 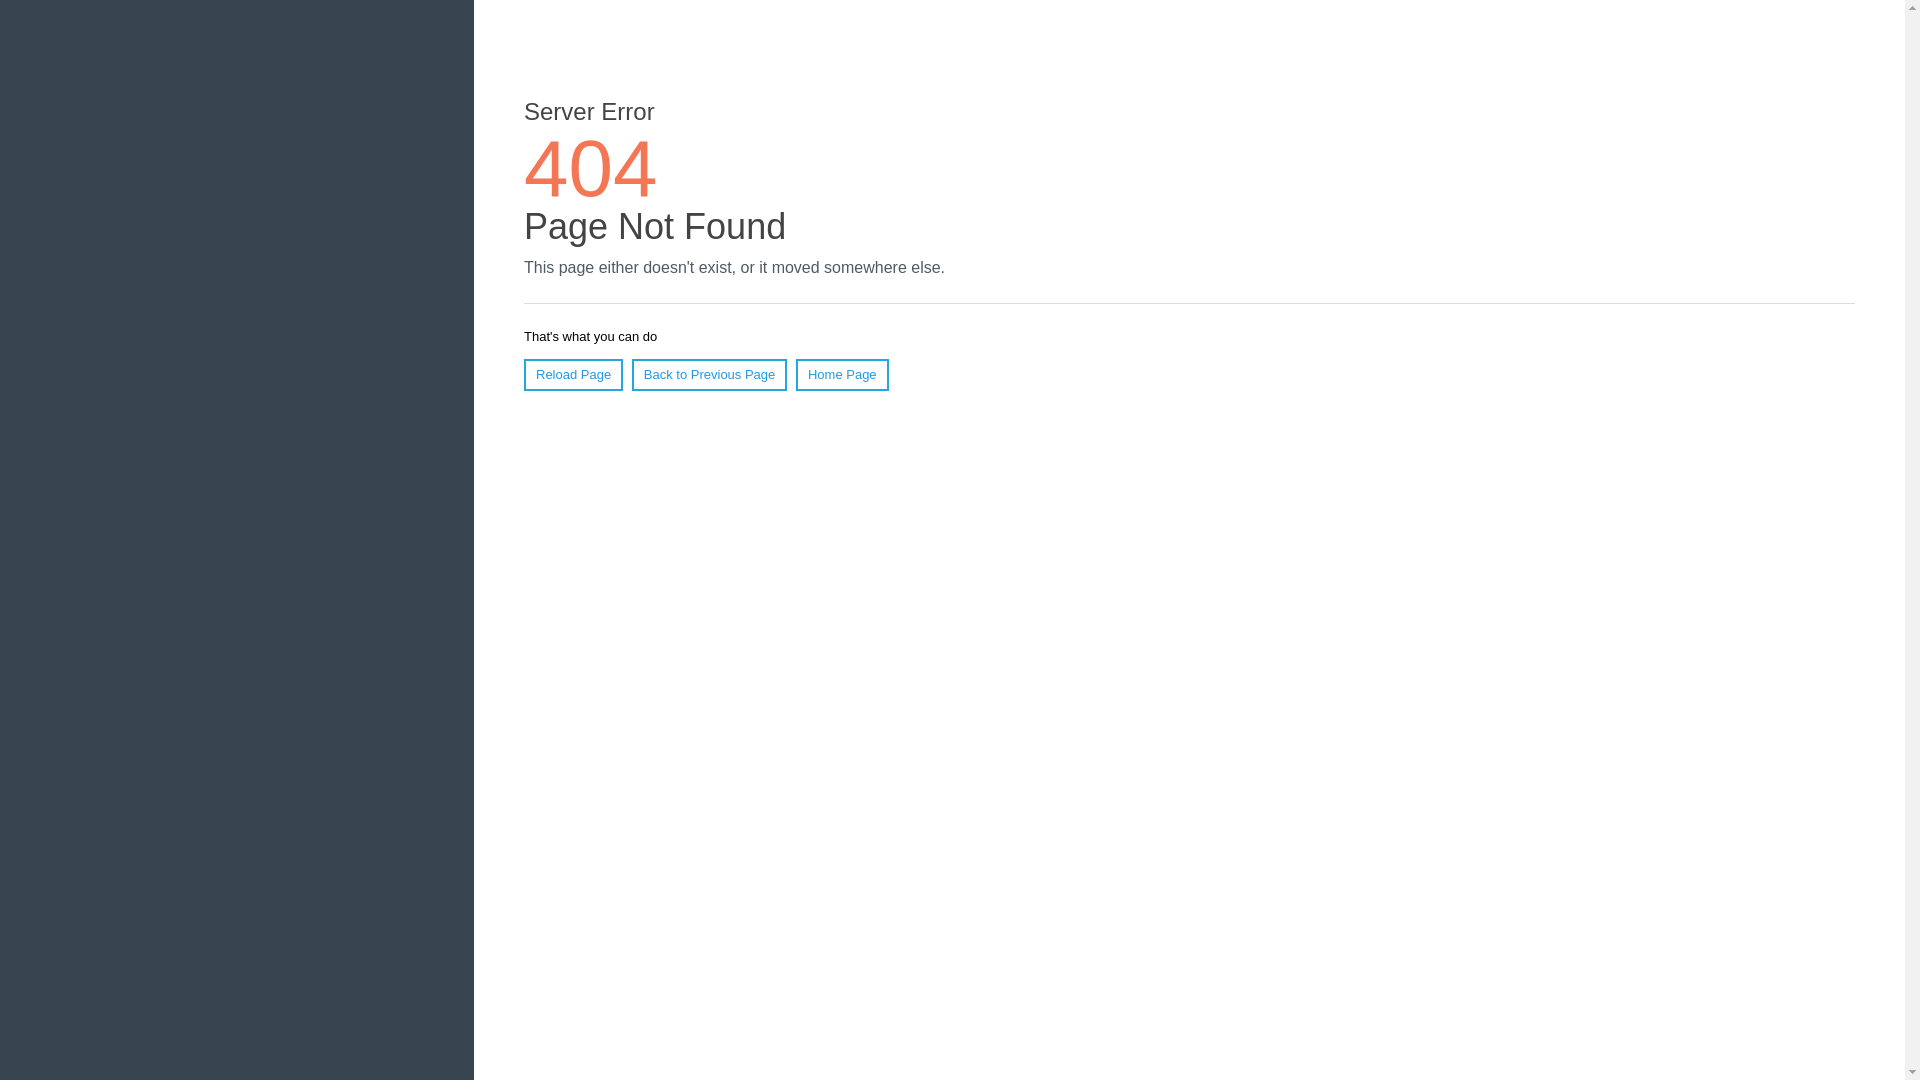 What do you see at coordinates (631, 374) in the screenshot?
I see `'Back to Previous Page'` at bounding box center [631, 374].